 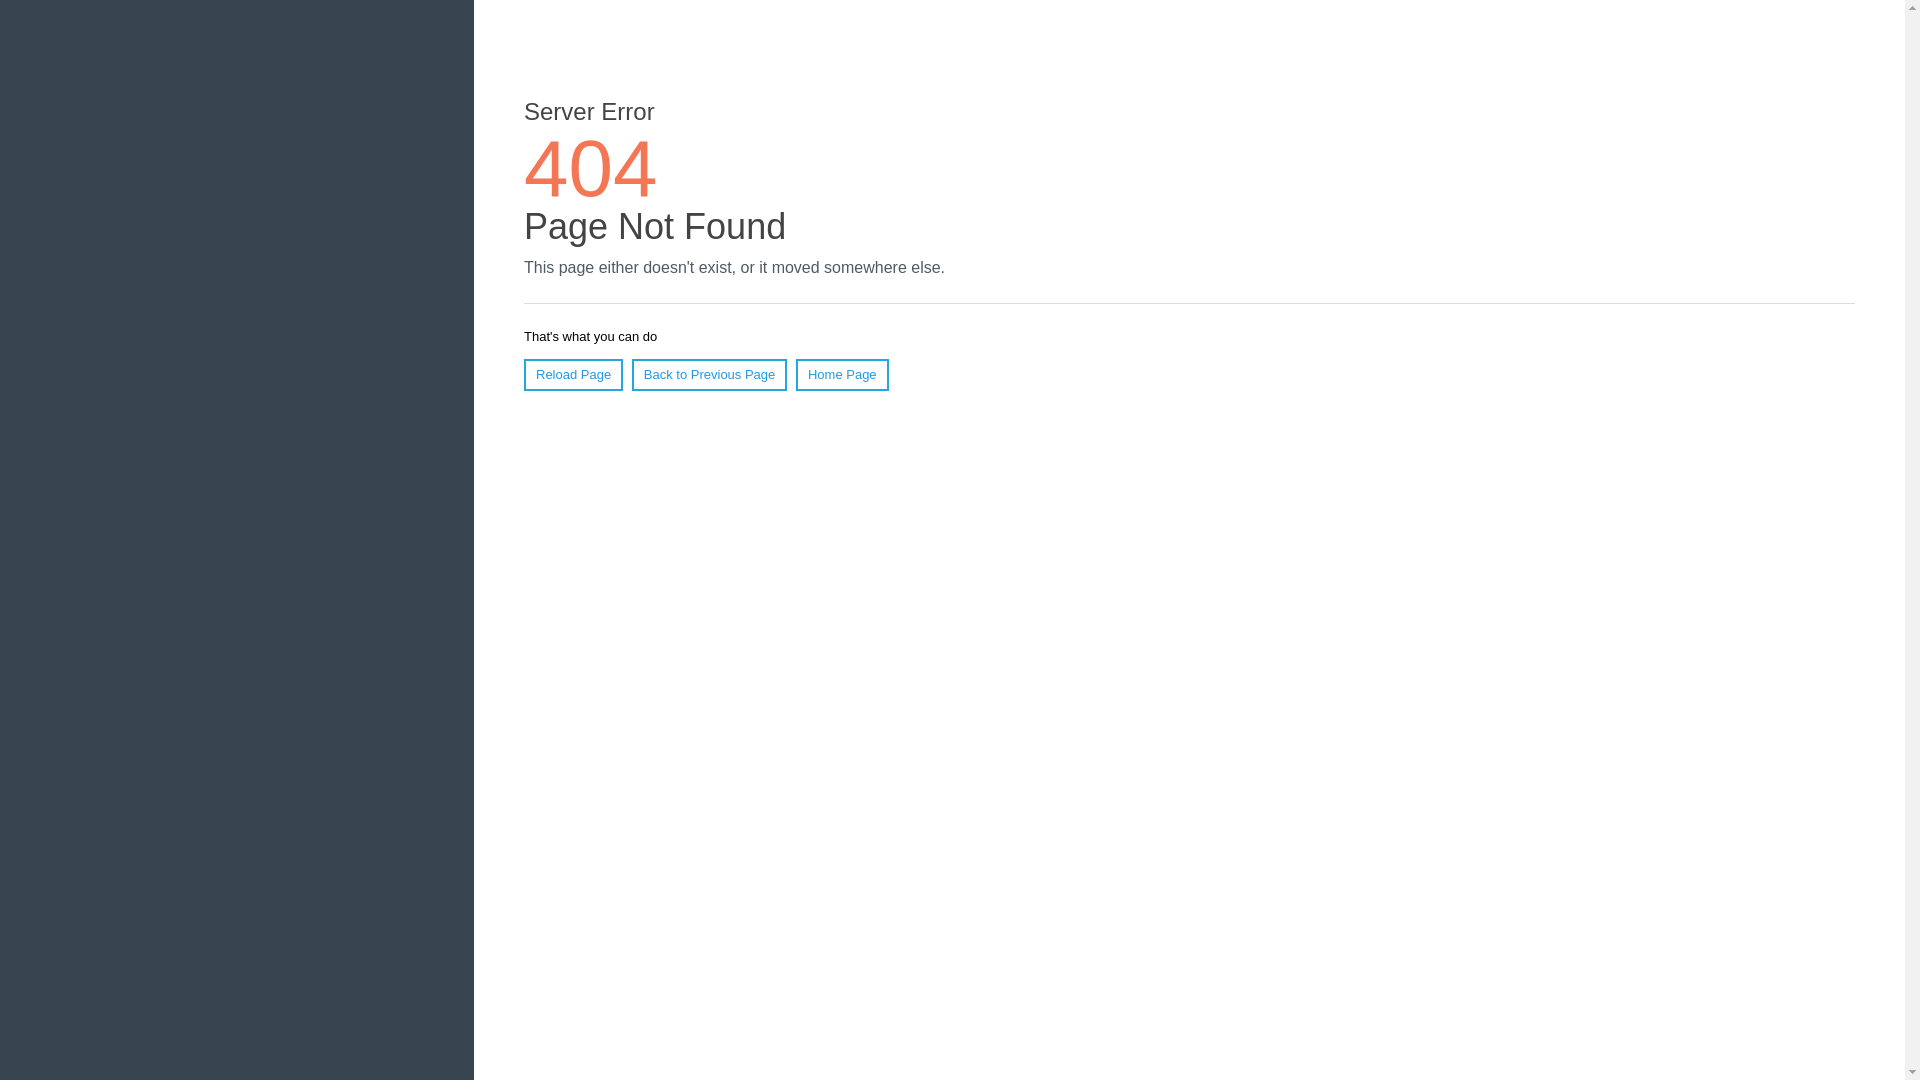 What do you see at coordinates (631, 374) in the screenshot?
I see `'Back to Previous Page'` at bounding box center [631, 374].